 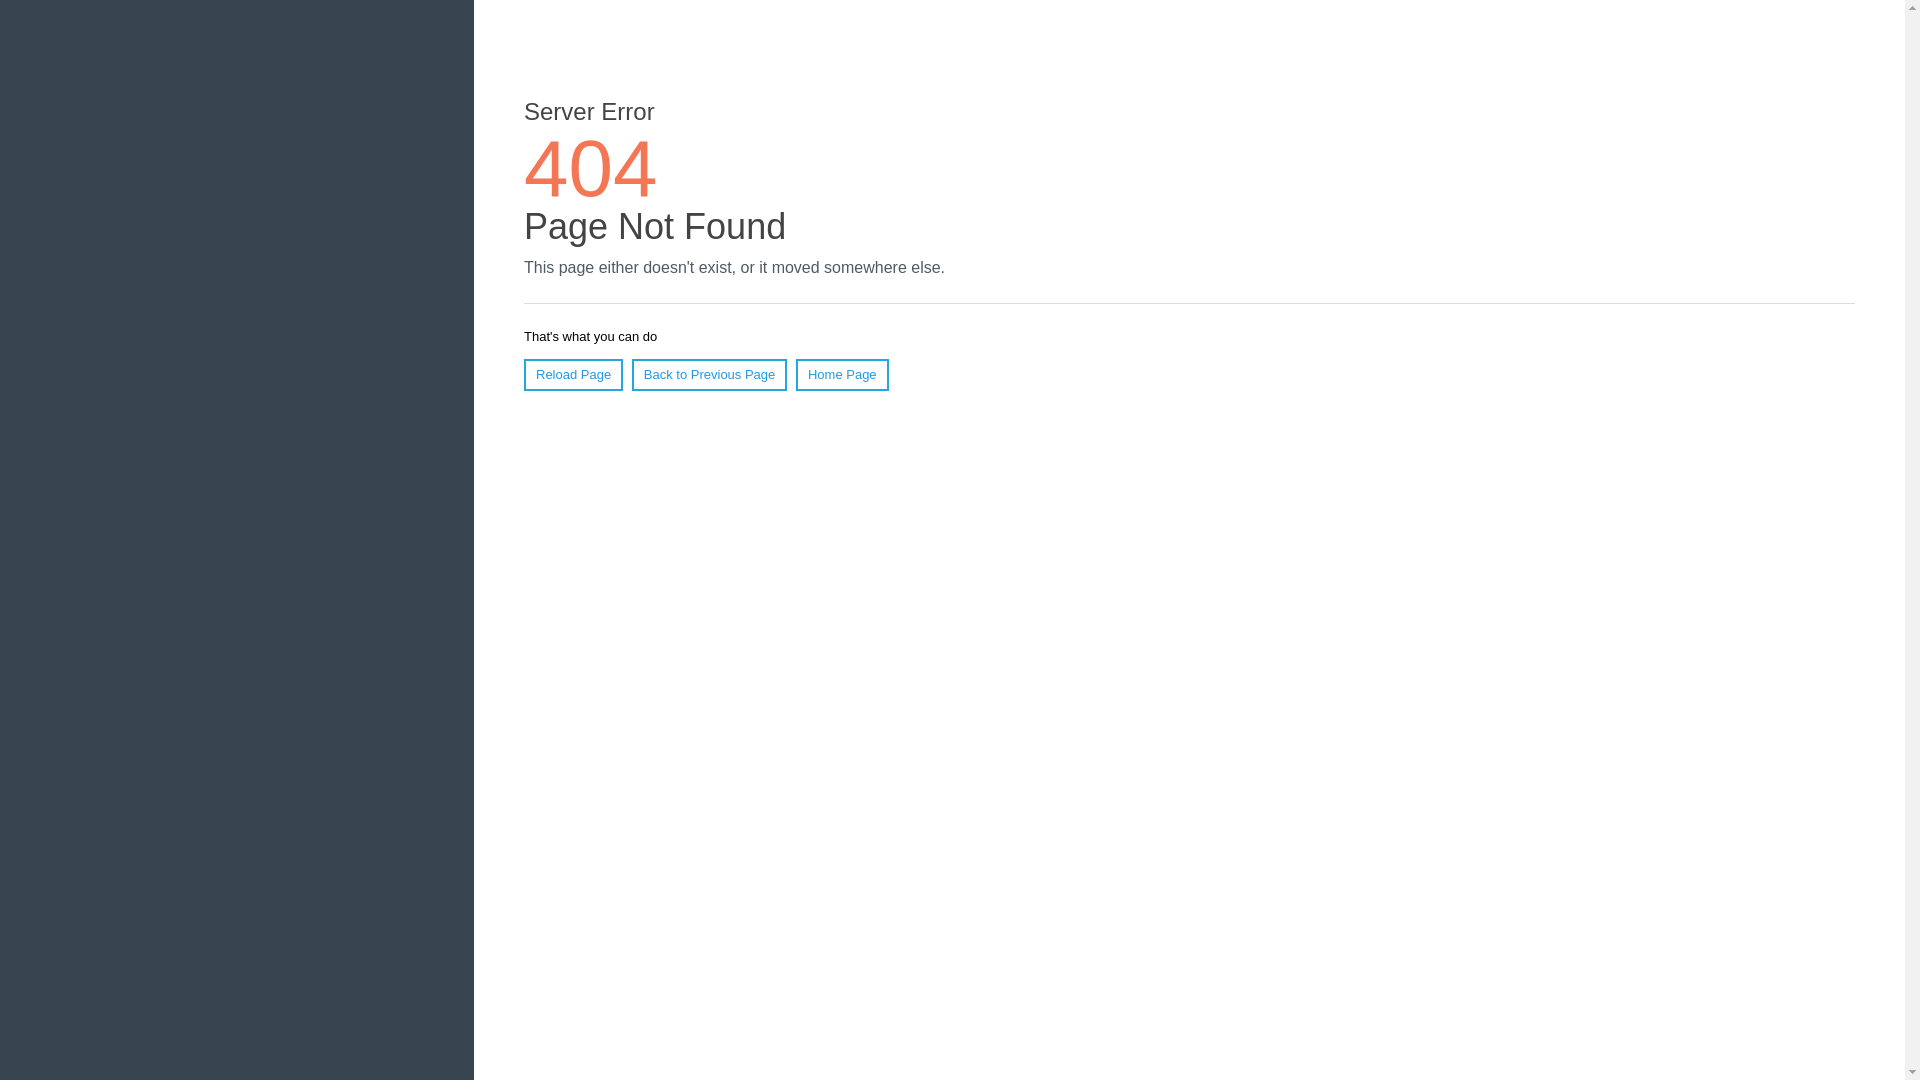 What do you see at coordinates (631, 374) in the screenshot?
I see `'Back to Previous Page'` at bounding box center [631, 374].